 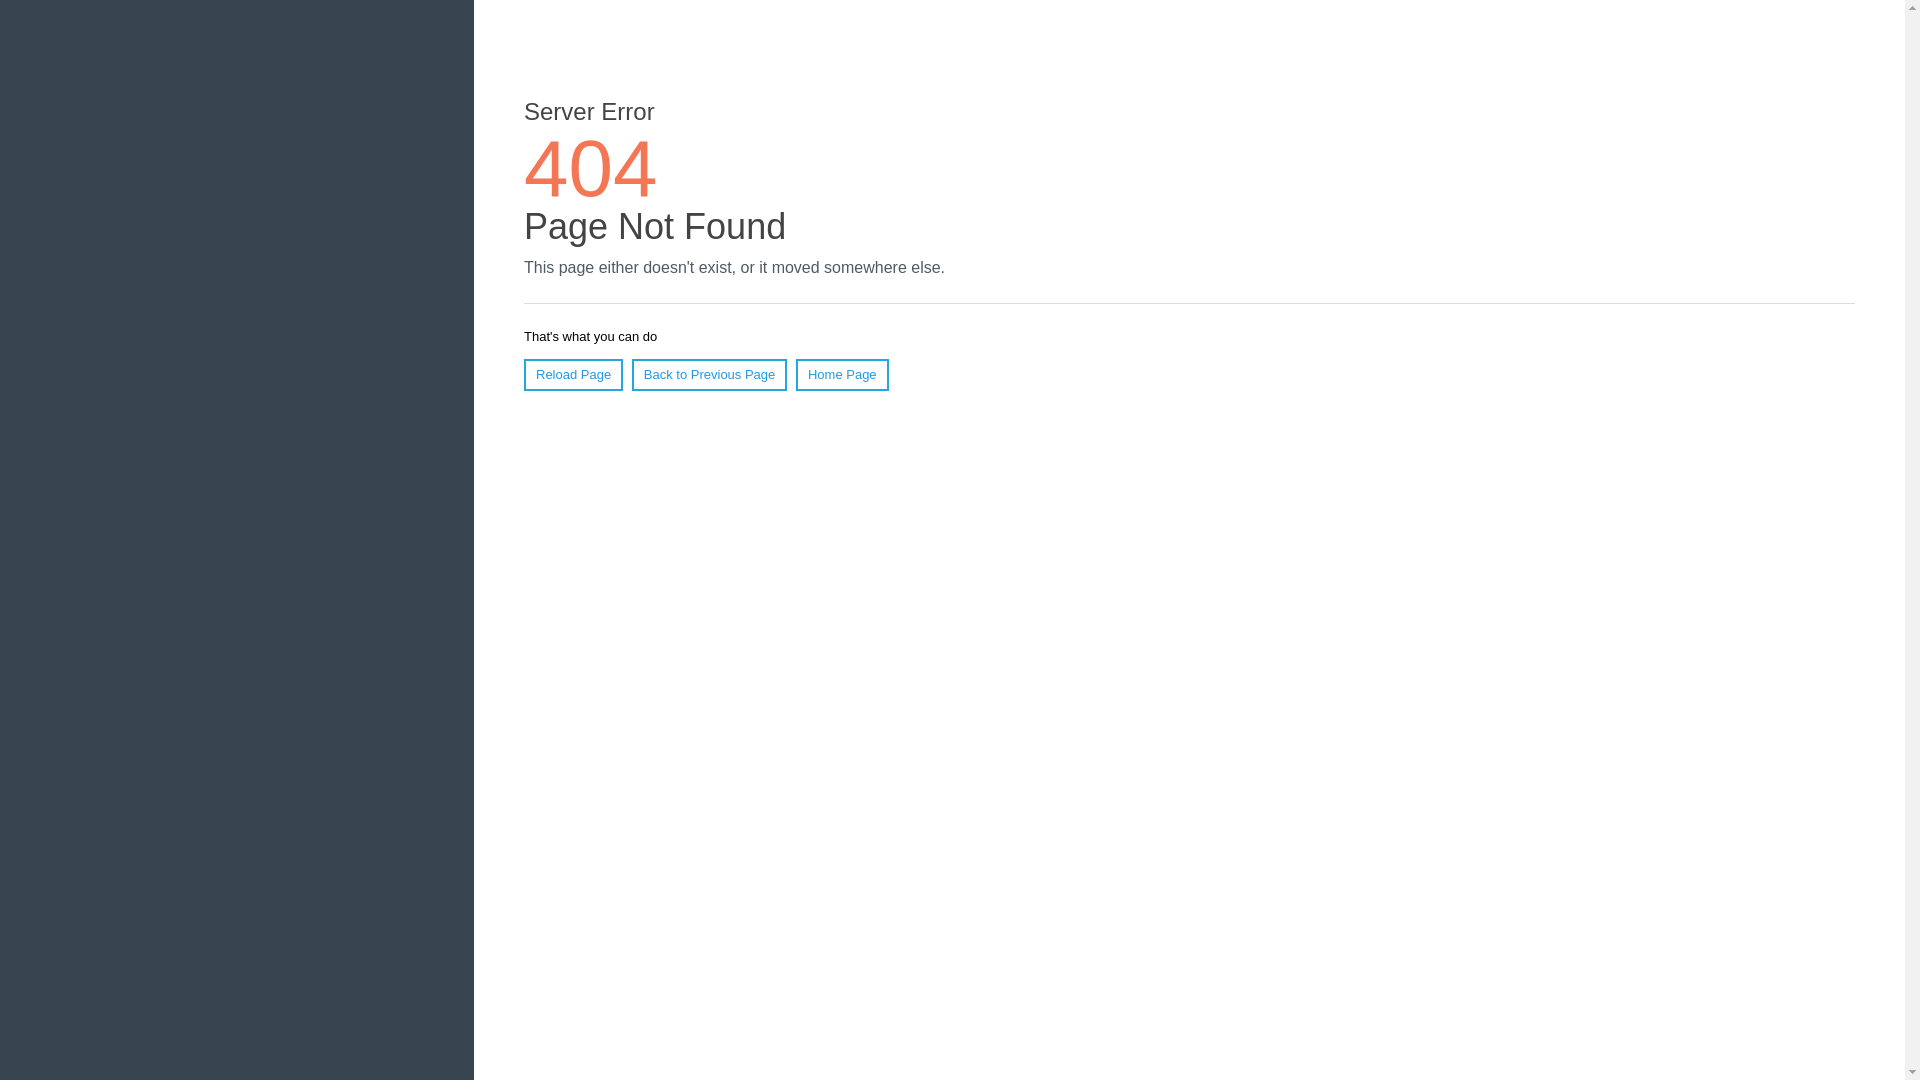 What do you see at coordinates (631, 374) in the screenshot?
I see `'Back to Previous Page'` at bounding box center [631, 374].